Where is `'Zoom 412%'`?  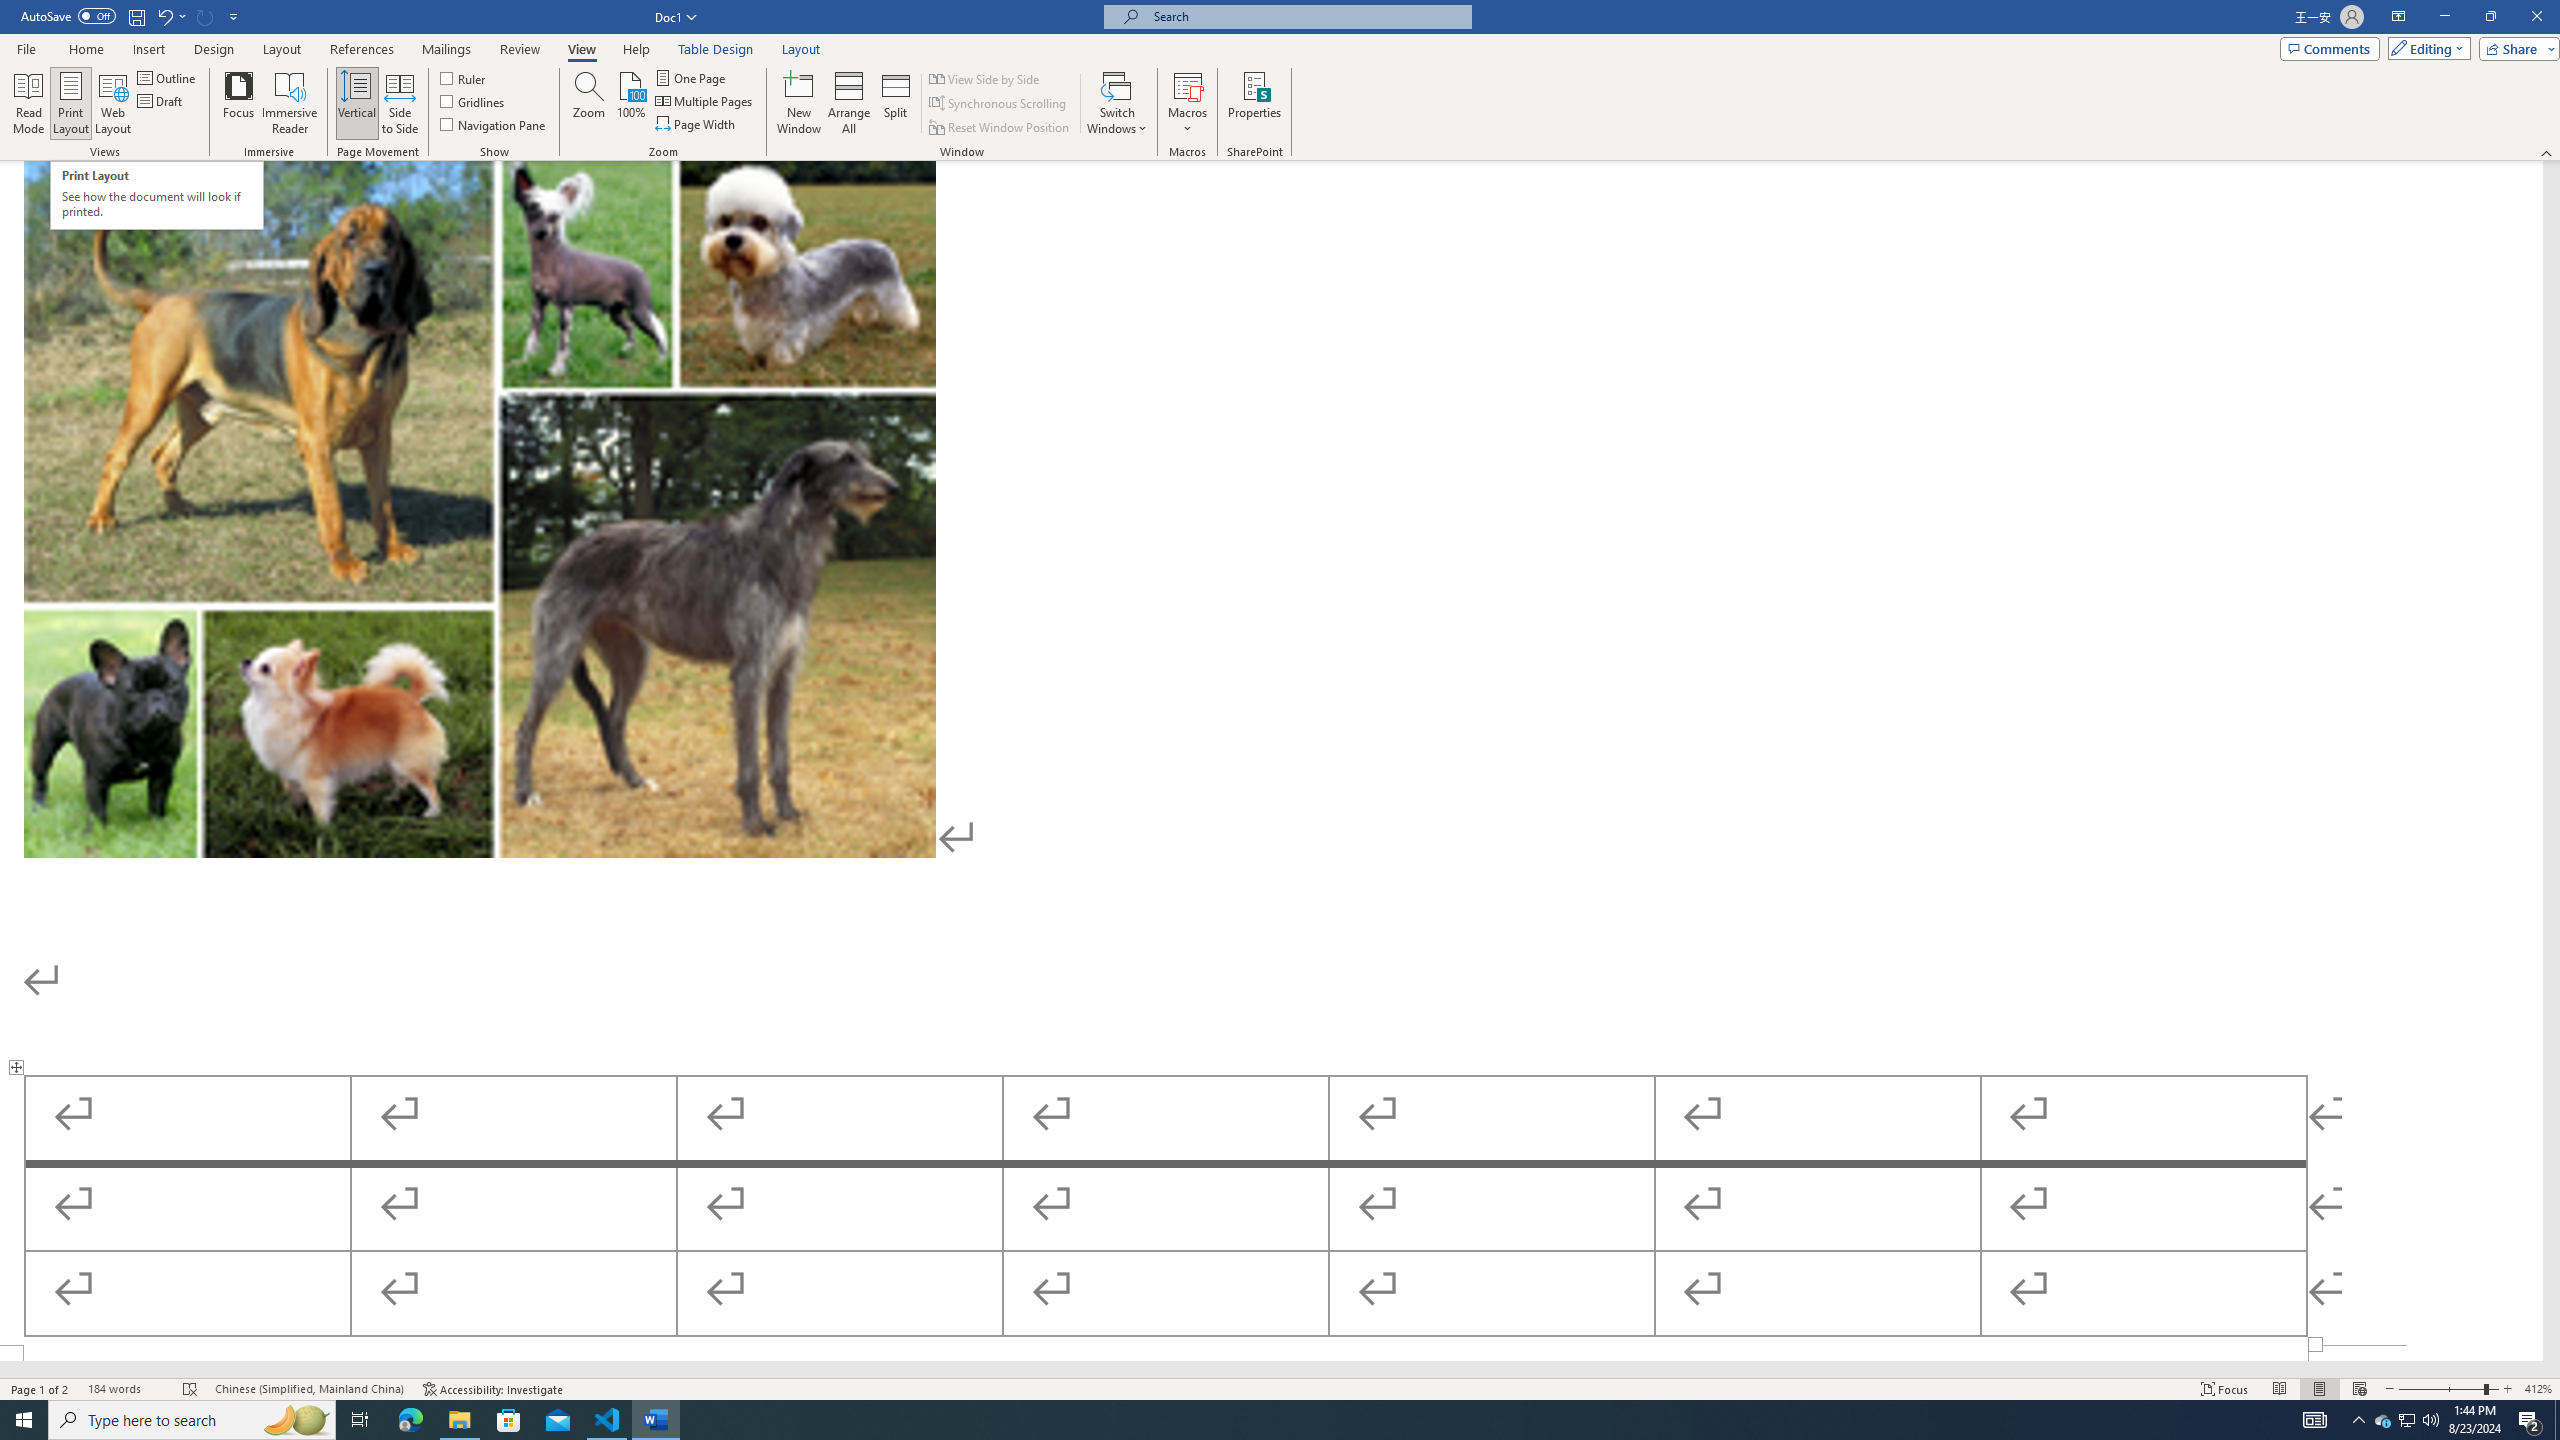 'Zoom 412%' is located at coordinates (2537, 1389).